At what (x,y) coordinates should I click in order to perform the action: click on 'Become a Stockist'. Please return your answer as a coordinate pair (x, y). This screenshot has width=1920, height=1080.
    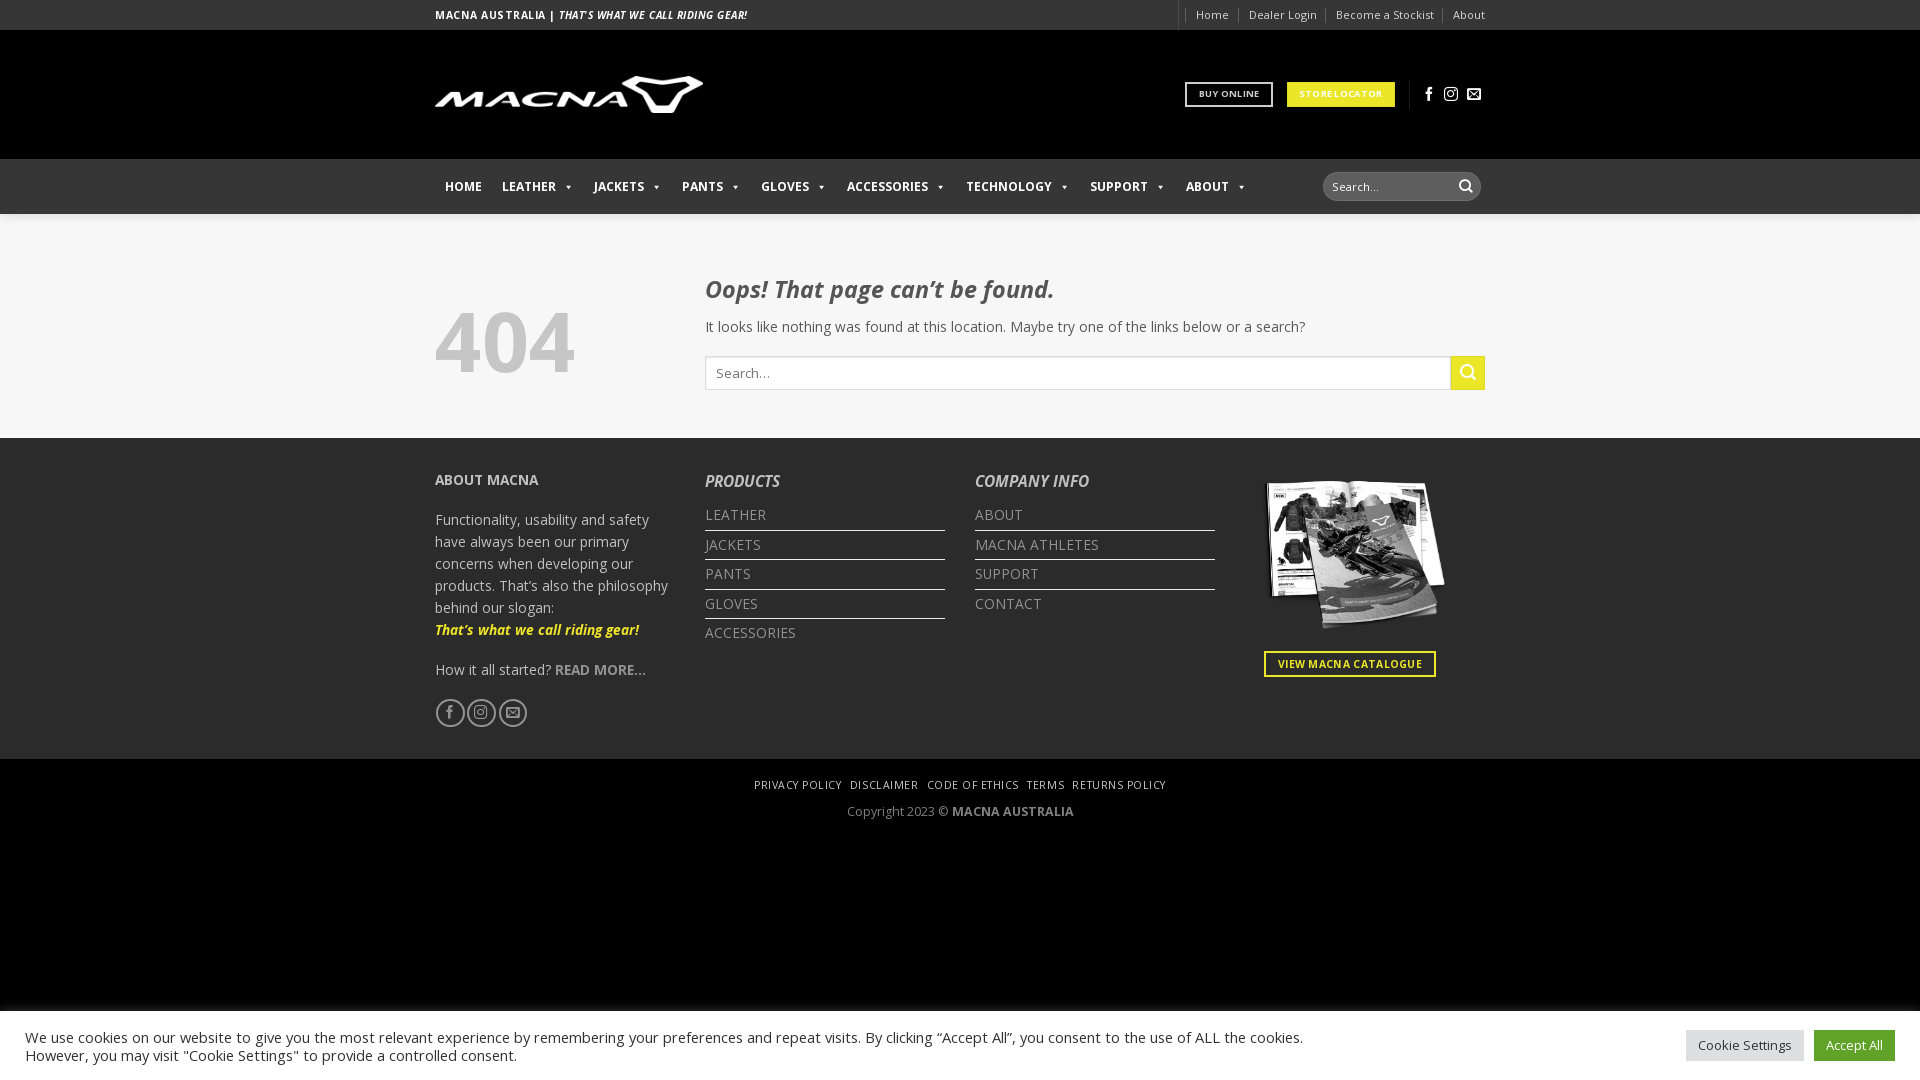
    Looking at the image, I should click on (1384, 14).